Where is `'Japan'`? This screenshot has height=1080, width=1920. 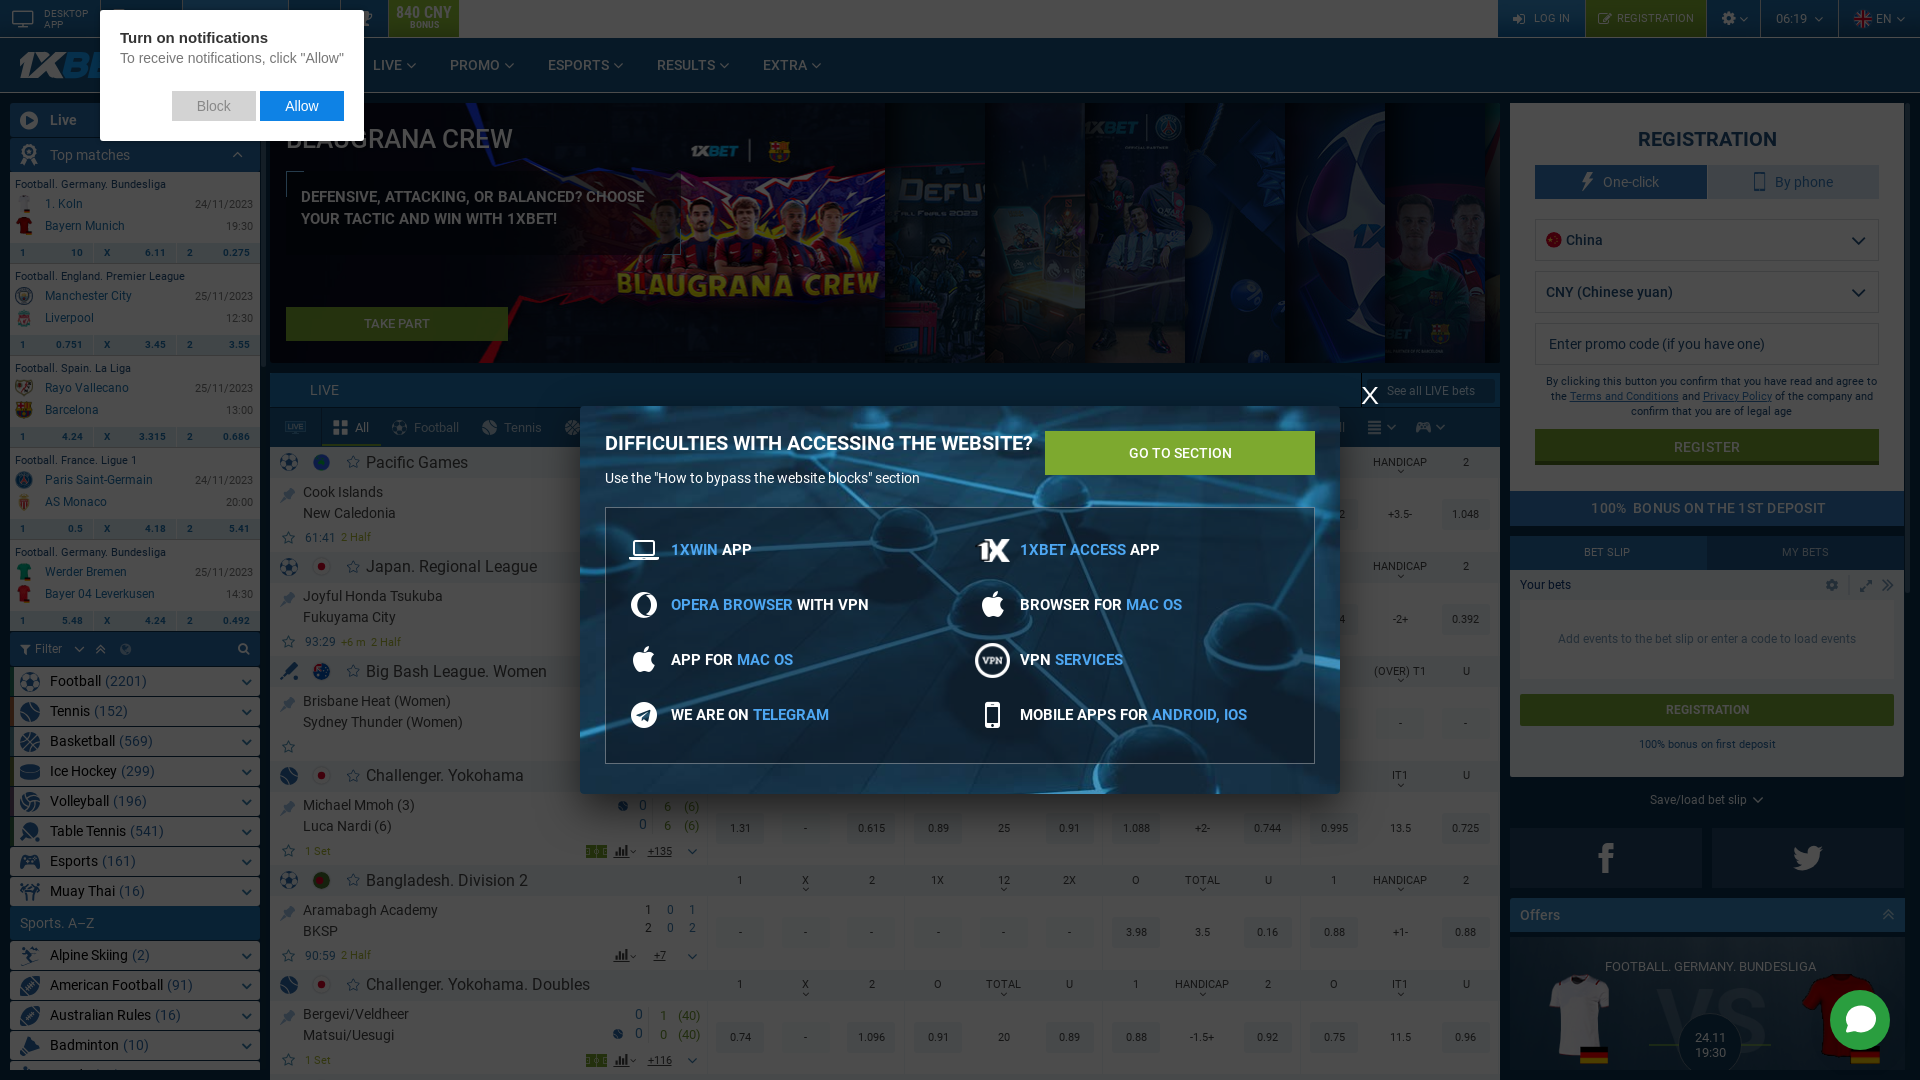
'Japan' is located at coordinates (321, 566).